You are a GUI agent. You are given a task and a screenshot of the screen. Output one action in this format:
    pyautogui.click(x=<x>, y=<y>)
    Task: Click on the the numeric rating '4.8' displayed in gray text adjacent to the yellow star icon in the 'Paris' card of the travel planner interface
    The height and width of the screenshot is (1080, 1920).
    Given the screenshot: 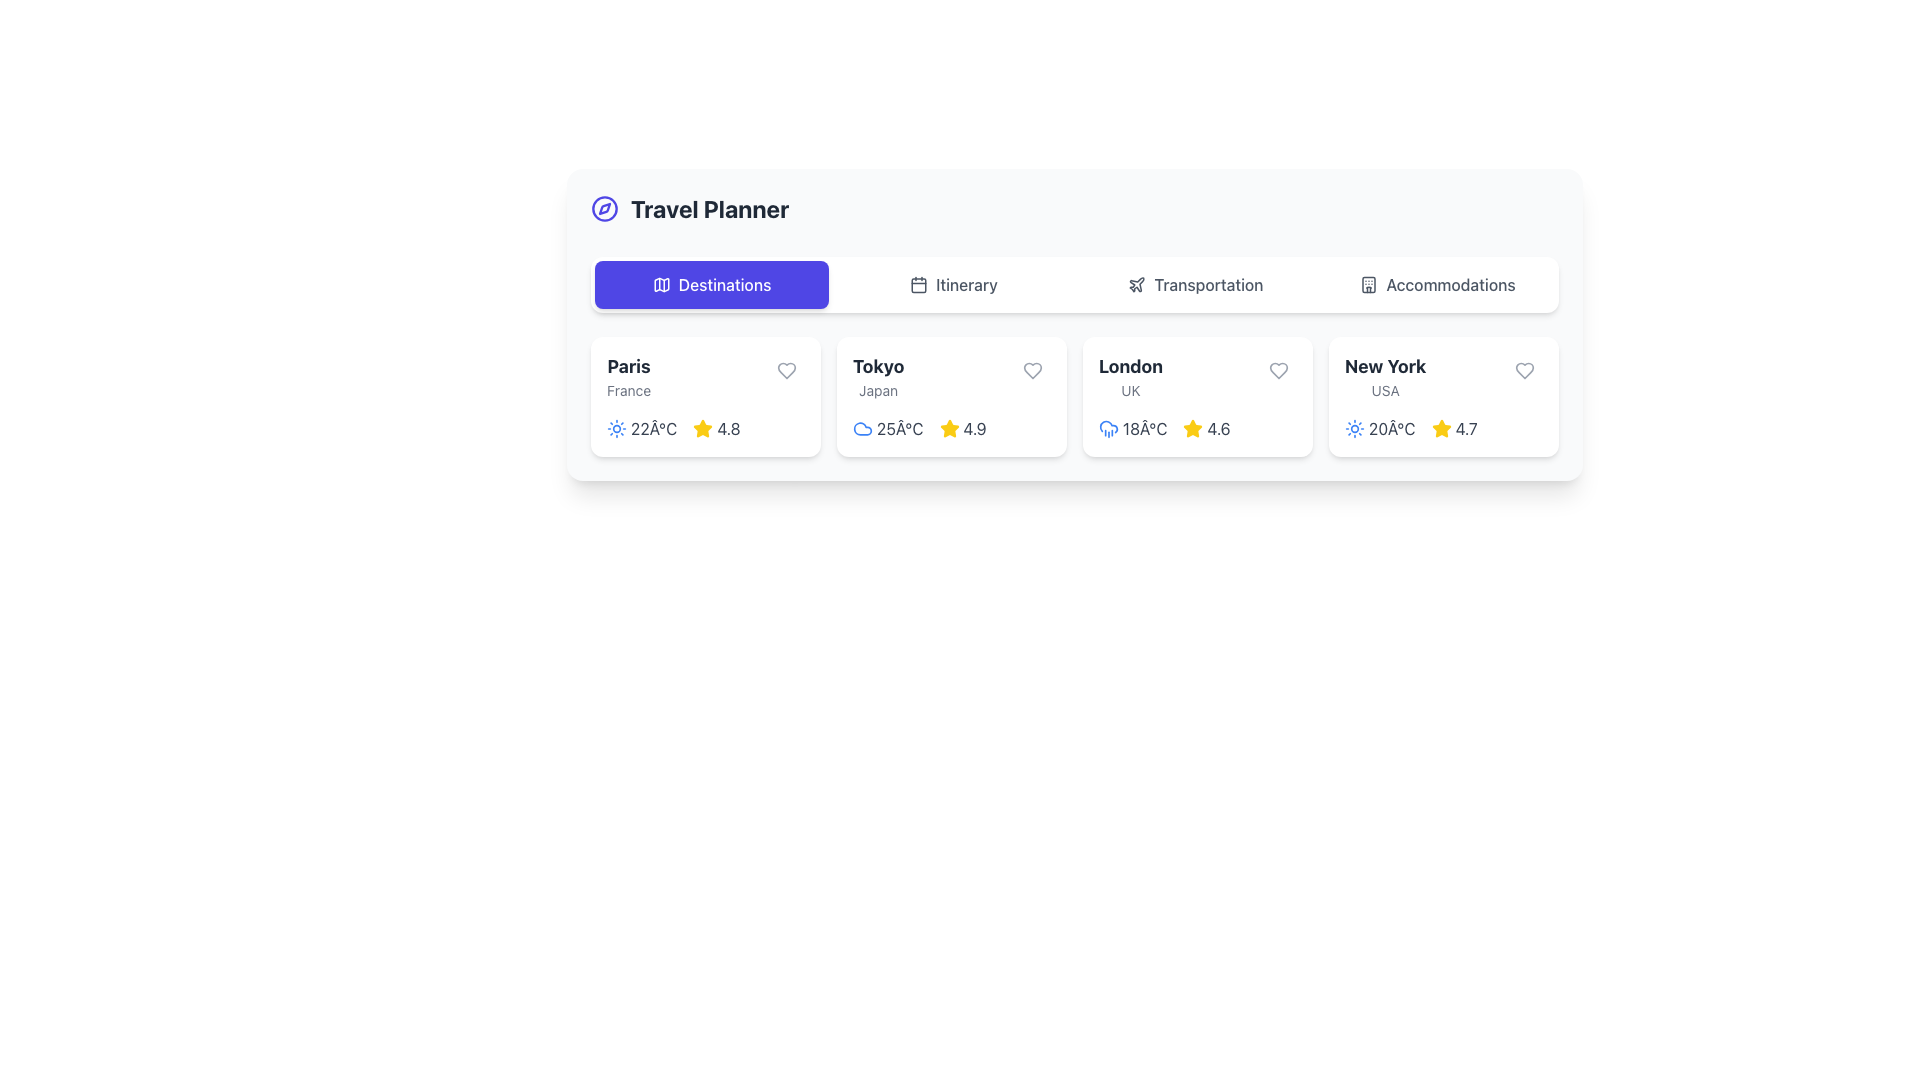 What is the action you would take?
    pyautogui.click(x=727, y=427)
    